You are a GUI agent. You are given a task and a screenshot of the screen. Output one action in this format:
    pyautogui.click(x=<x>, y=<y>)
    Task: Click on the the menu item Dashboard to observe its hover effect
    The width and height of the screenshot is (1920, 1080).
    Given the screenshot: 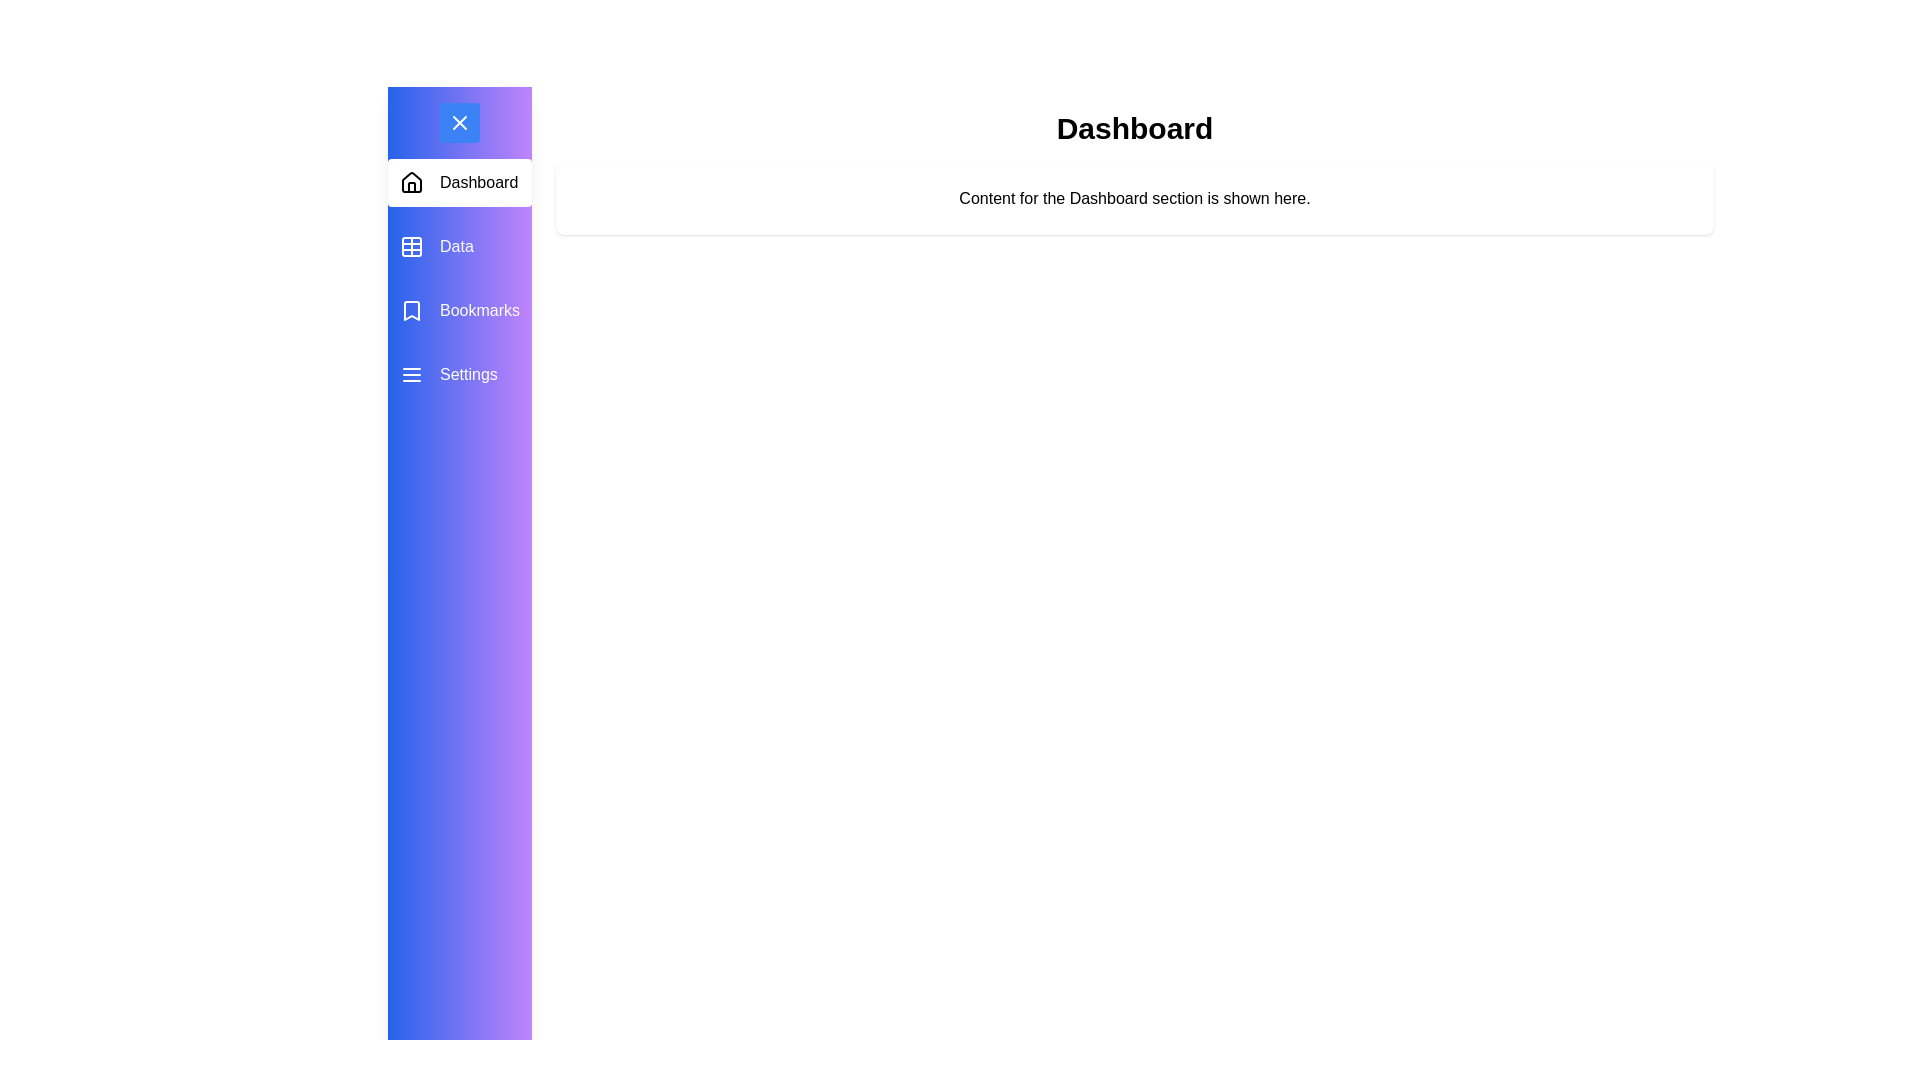 What is the action you would take?
    pyautogui.click(x=459, y=182)
    